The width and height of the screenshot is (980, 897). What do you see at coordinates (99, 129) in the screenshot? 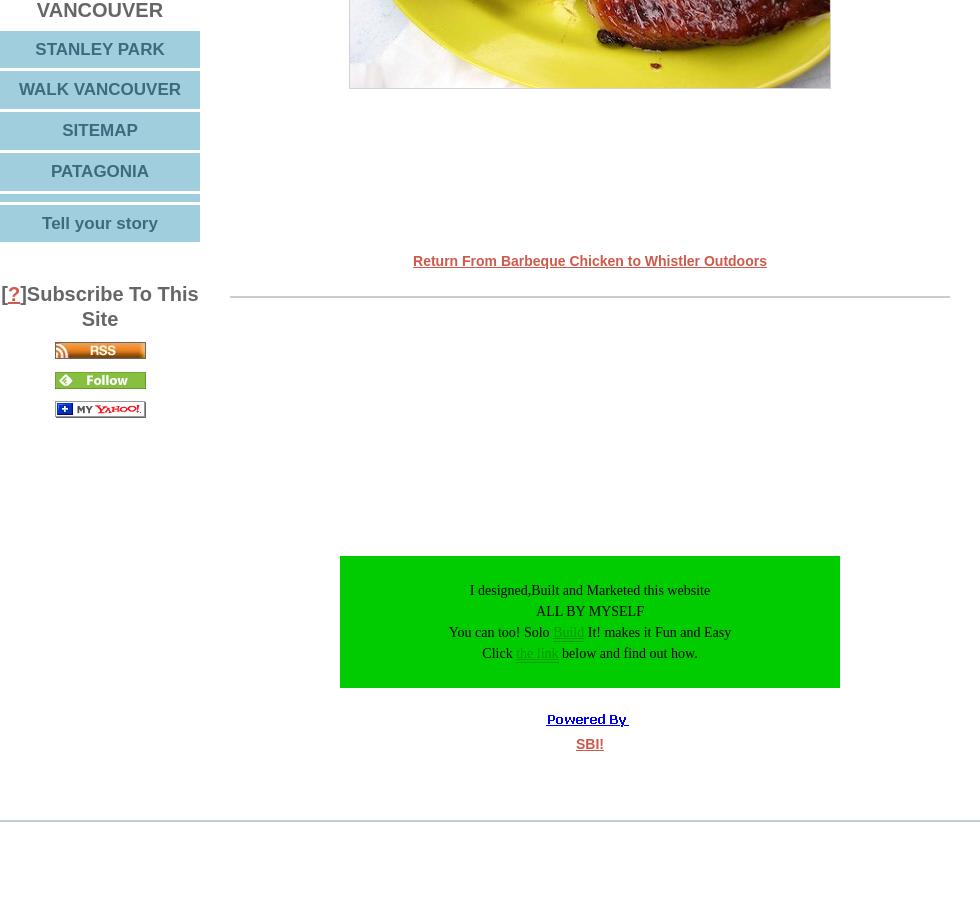
I see `'SITEMAP'` at bounding box center [99, 129].